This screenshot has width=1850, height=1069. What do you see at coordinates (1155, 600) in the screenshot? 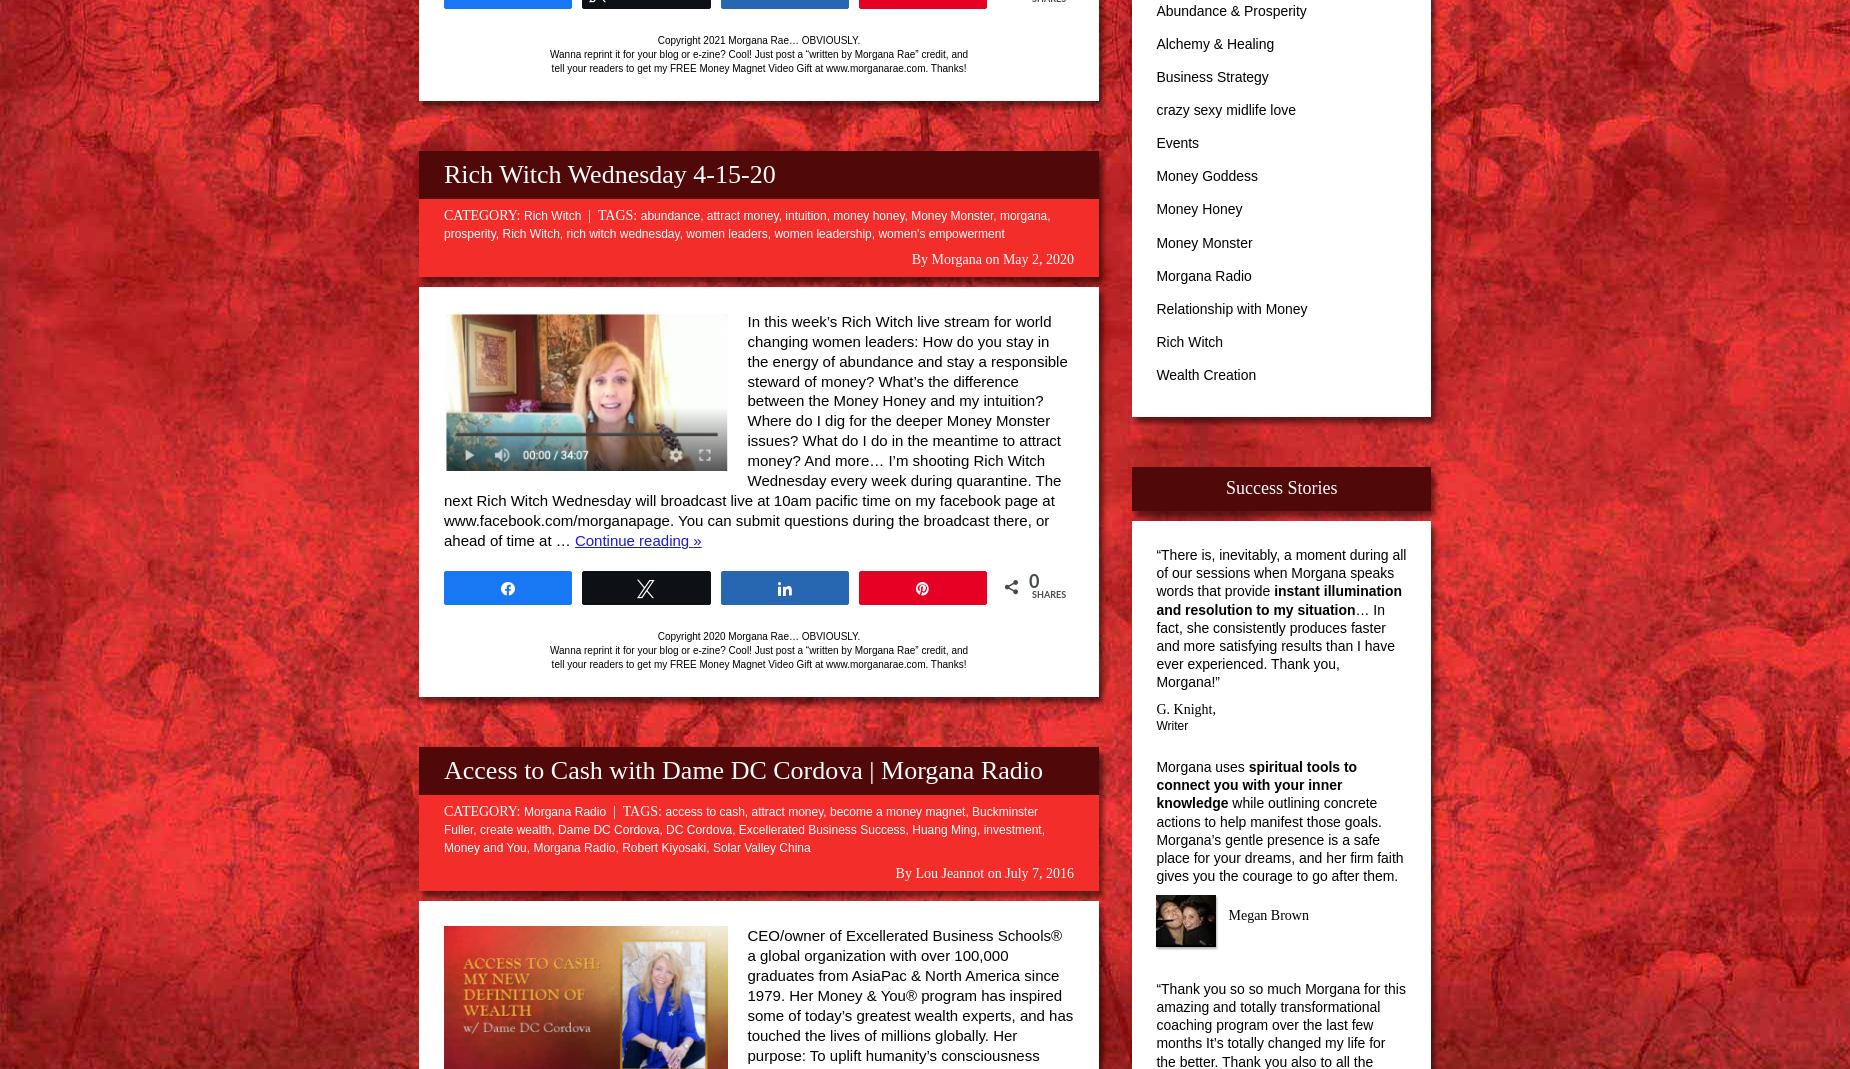
I see `'instant illumination and resolution to my situation'` at bounding box center [1155, 600].